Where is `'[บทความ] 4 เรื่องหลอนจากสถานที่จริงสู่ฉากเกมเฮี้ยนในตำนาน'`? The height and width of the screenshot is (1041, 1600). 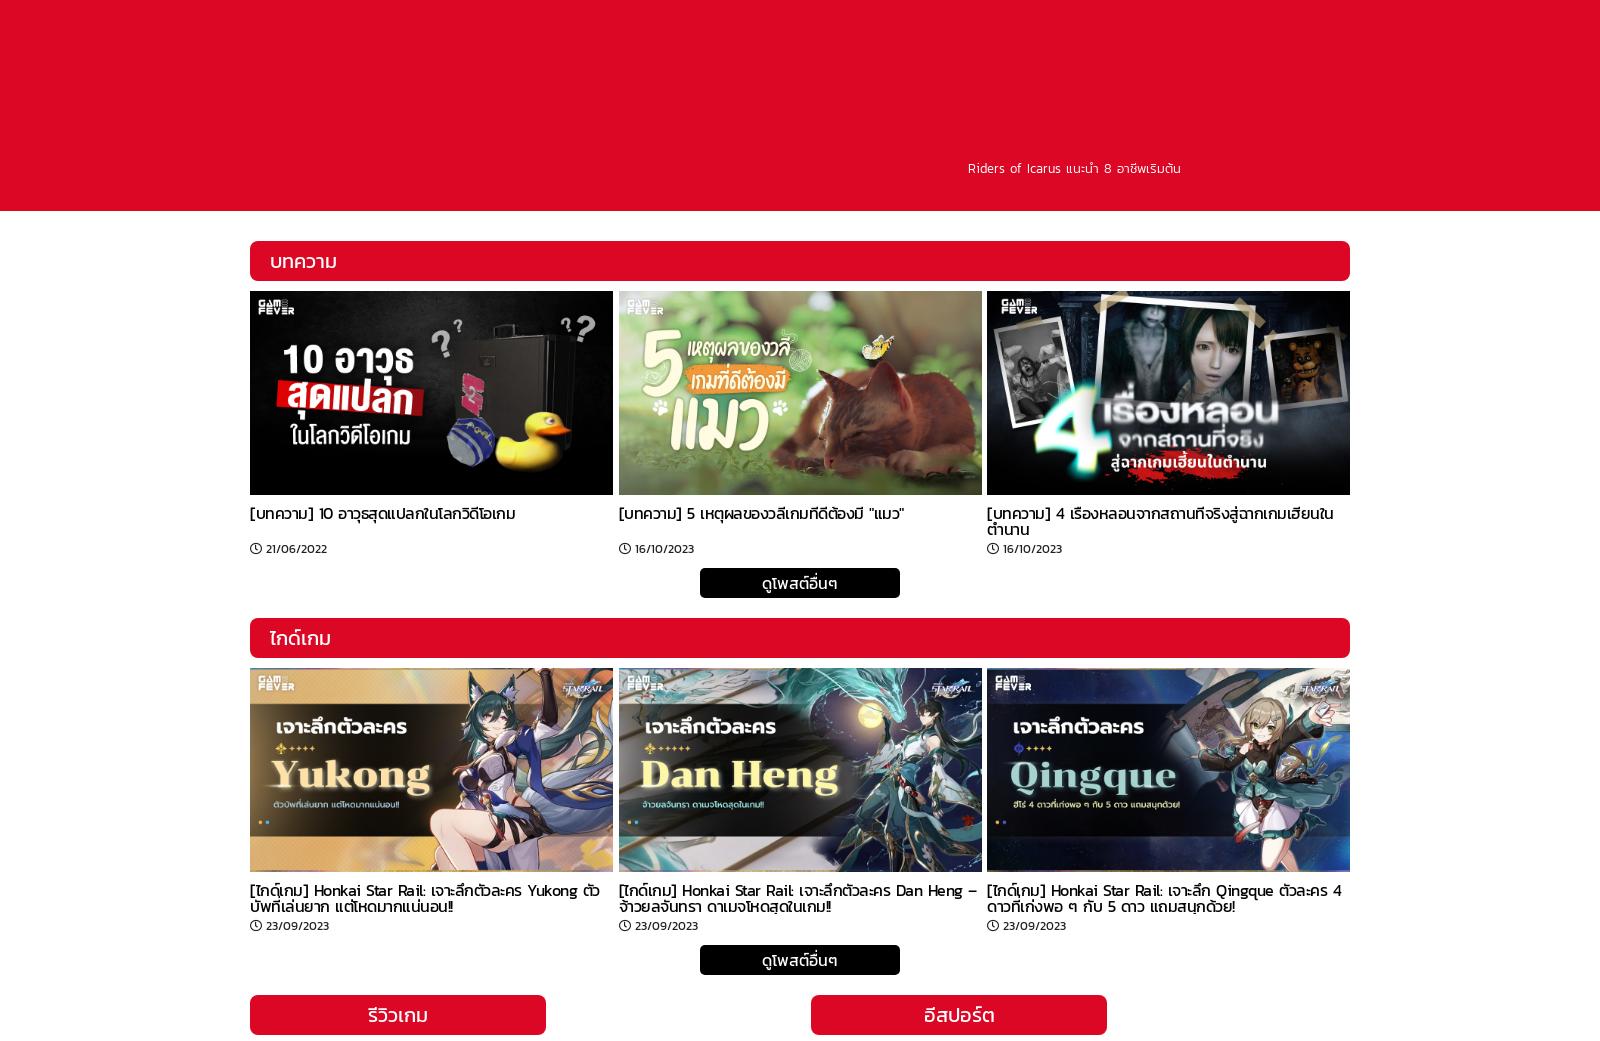
'[บทความ] 4 เรื่องหลอนจากสถานที่จริงสู่ฉากเกมเฮี้ยนในตำนาน' is located at coordinates (1160, 520).